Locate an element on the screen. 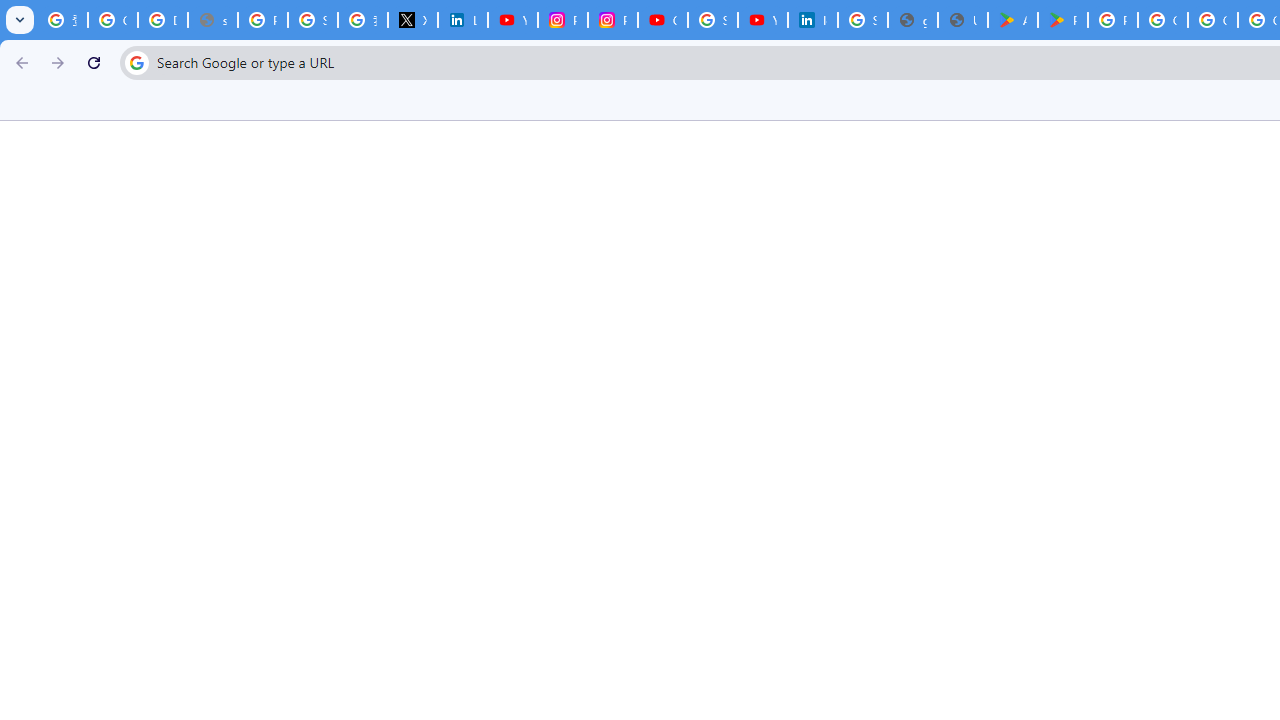 Image resolution: width=1280 pixels, height=720 pixels. 'Google Workspace - Specific Terms' is located at coordinates (1211, 20).